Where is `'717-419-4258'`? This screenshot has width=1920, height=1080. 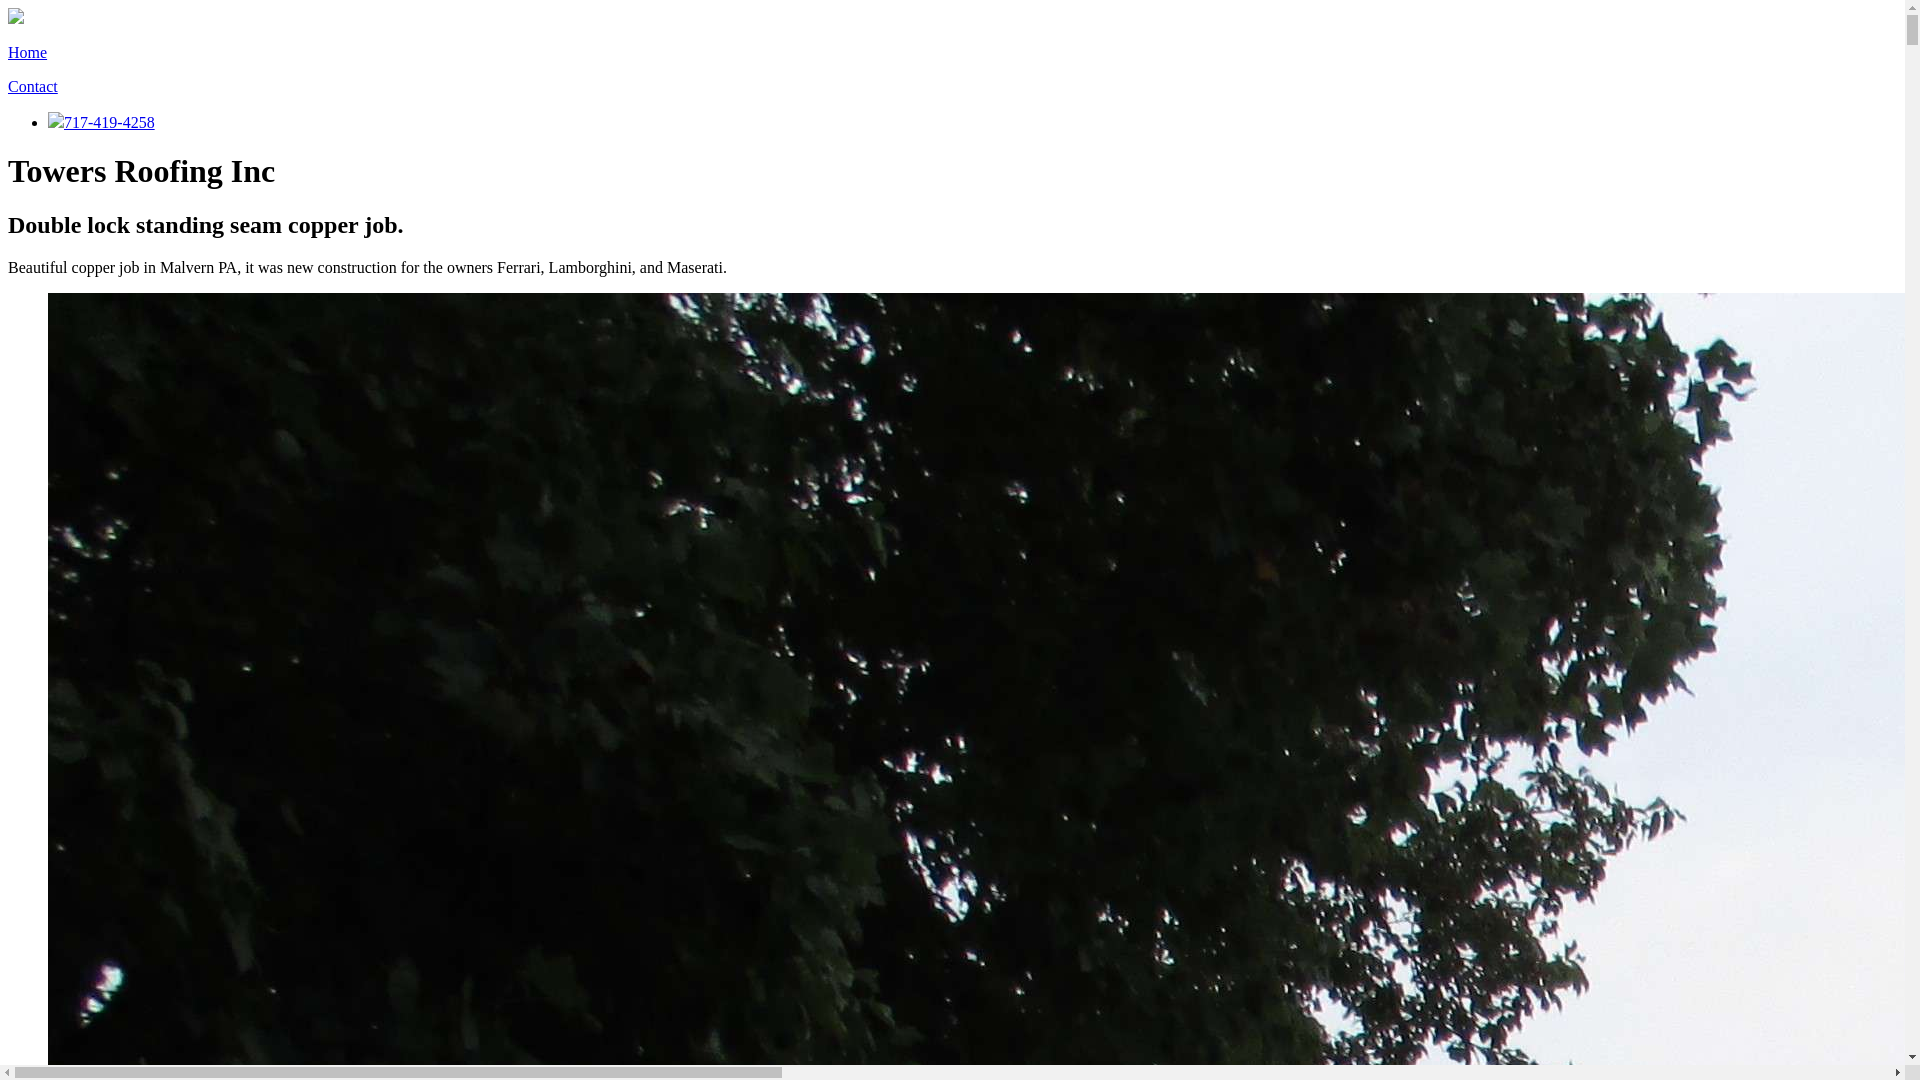
'717-419-4258' is located at coordinates (100, 122).